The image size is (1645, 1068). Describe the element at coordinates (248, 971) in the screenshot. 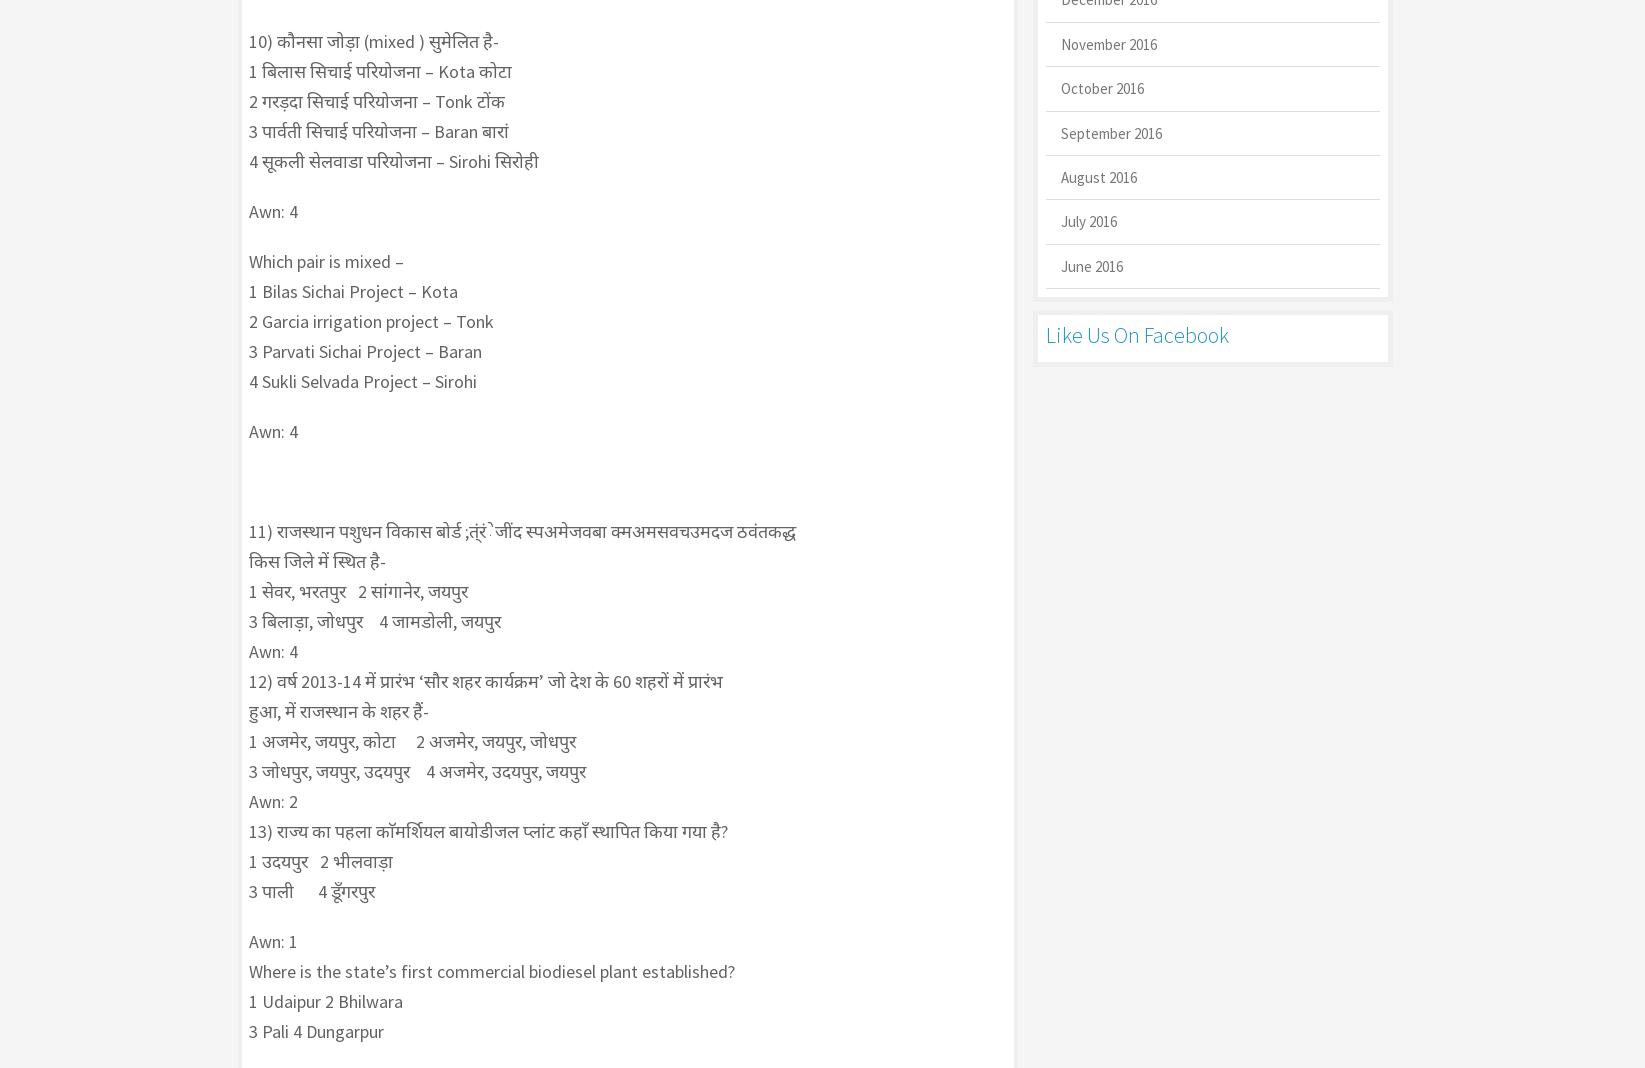

I see `'Where is the state’s first commercial biodiesel plant established?'` at that location.